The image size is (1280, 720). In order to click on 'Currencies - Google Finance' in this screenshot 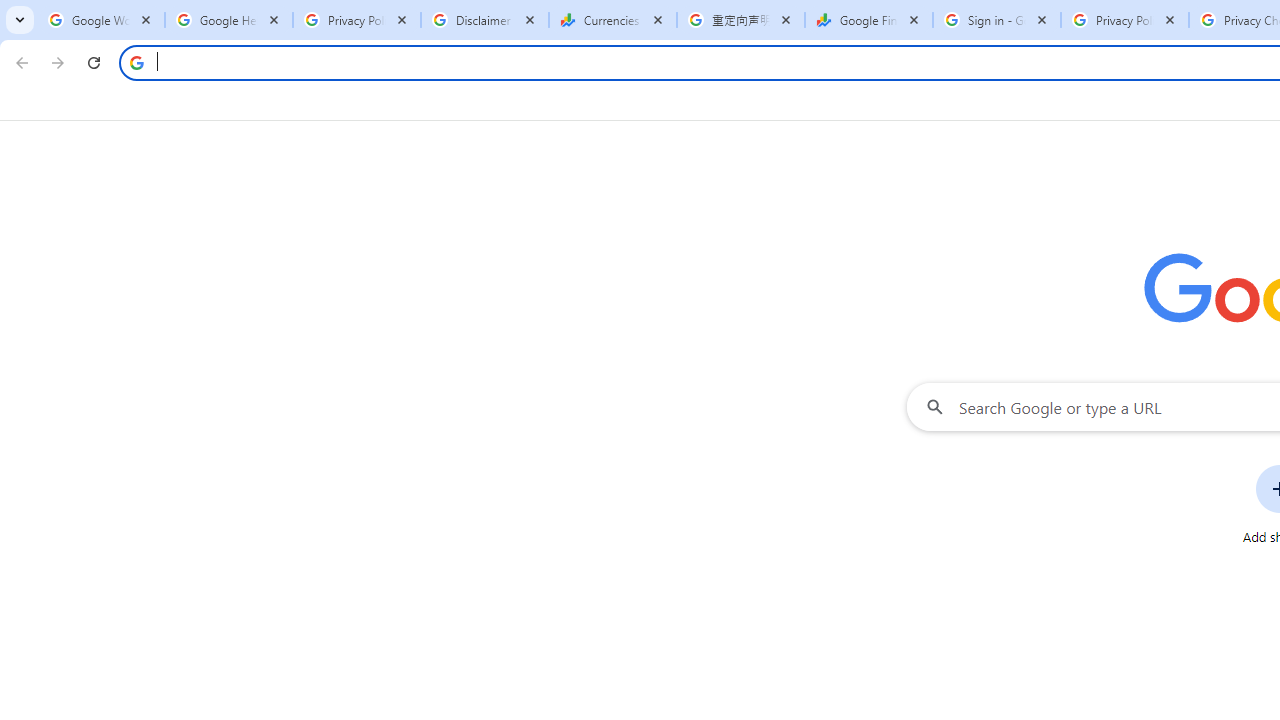, I will do `click(612, 20)`.